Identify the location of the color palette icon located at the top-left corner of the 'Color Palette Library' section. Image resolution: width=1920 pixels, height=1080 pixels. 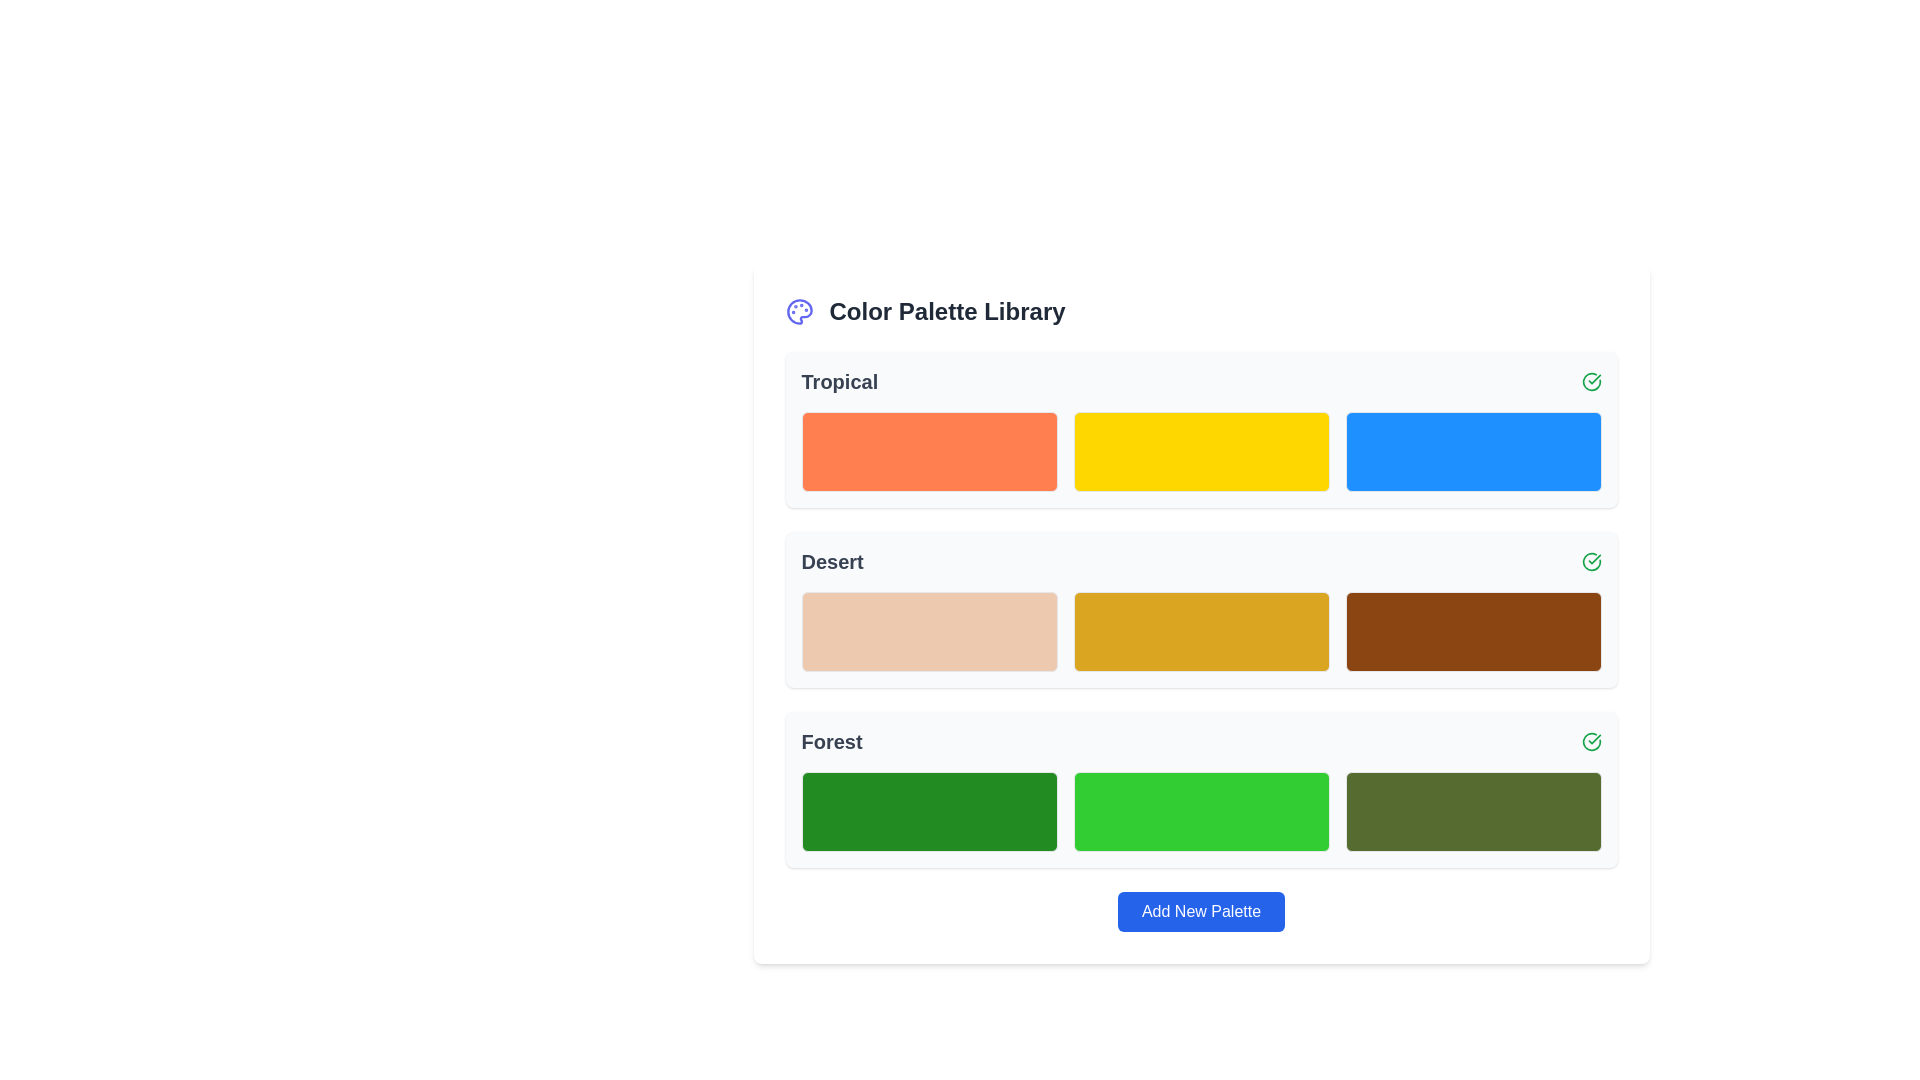
(798, 312).